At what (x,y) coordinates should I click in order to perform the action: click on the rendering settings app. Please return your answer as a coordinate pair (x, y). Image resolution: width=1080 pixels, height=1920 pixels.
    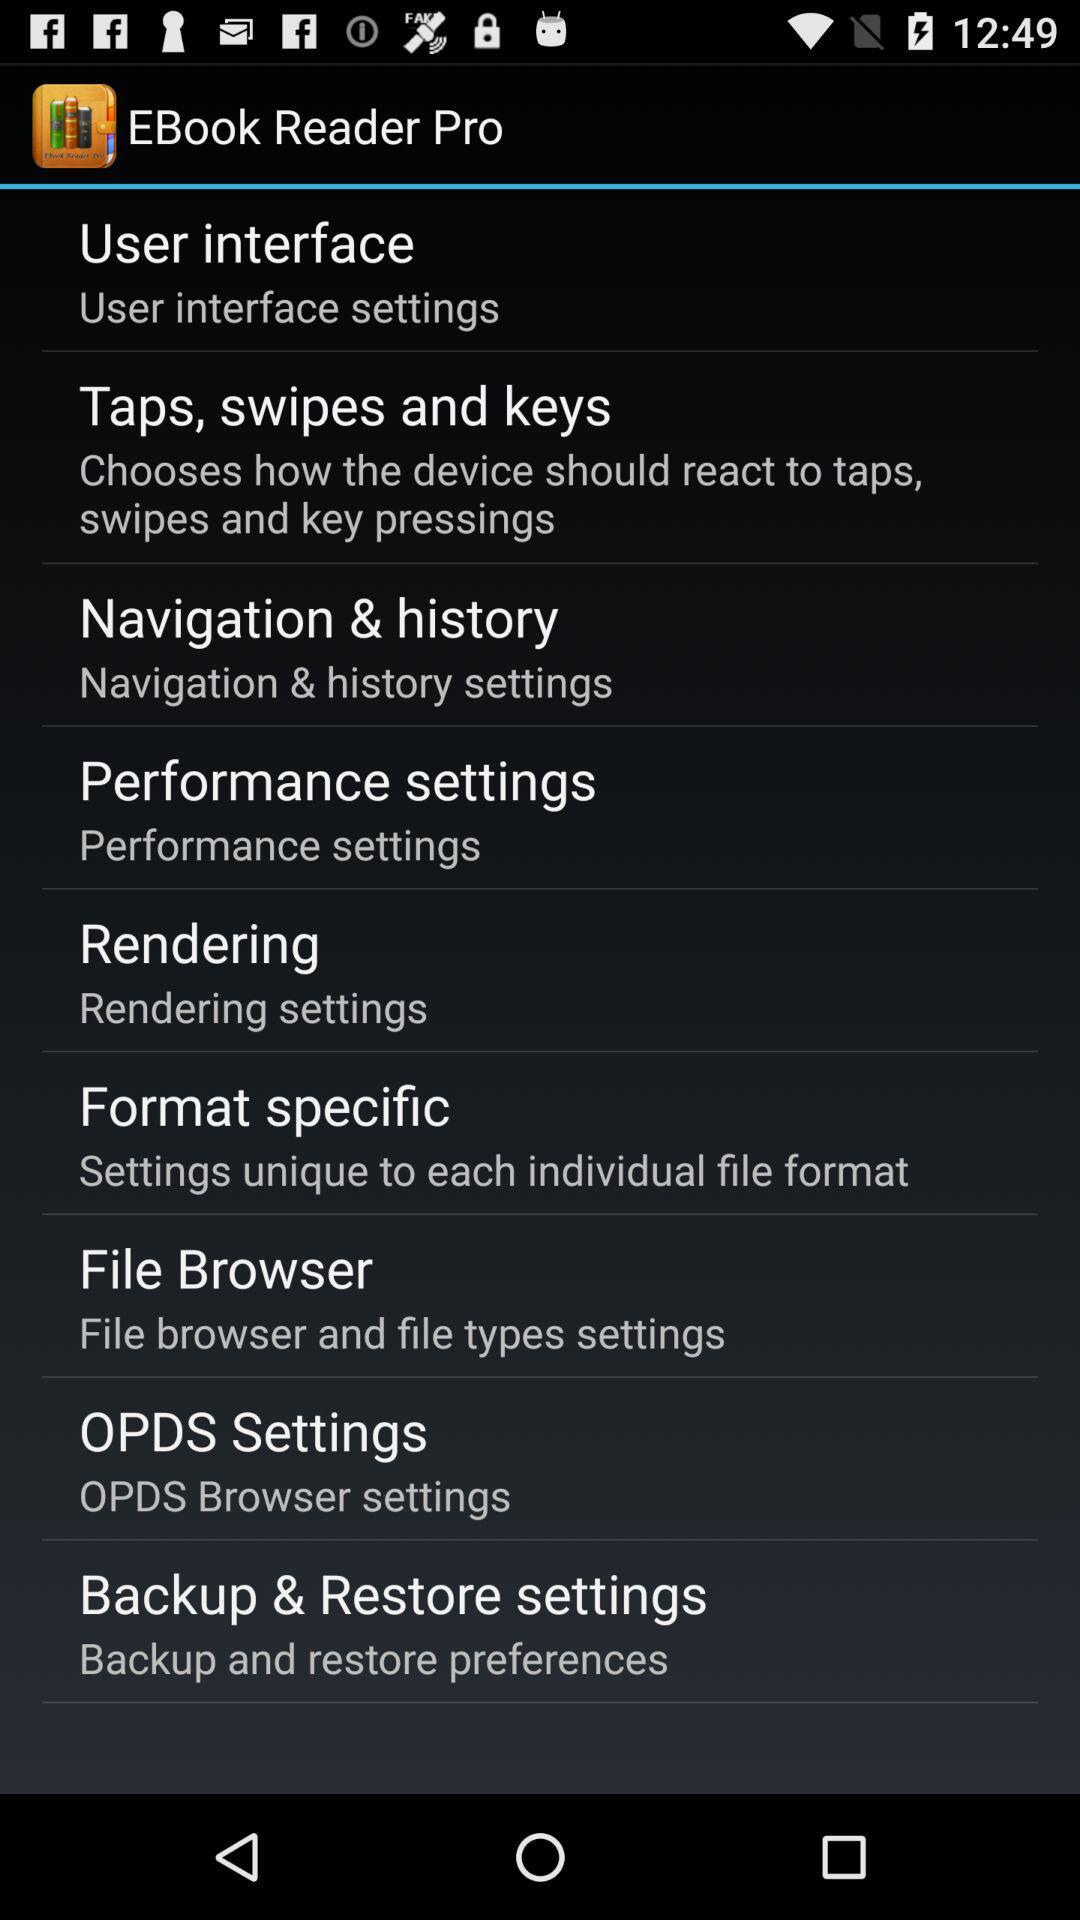
    Looking at the image, I should click on (252, 1006).